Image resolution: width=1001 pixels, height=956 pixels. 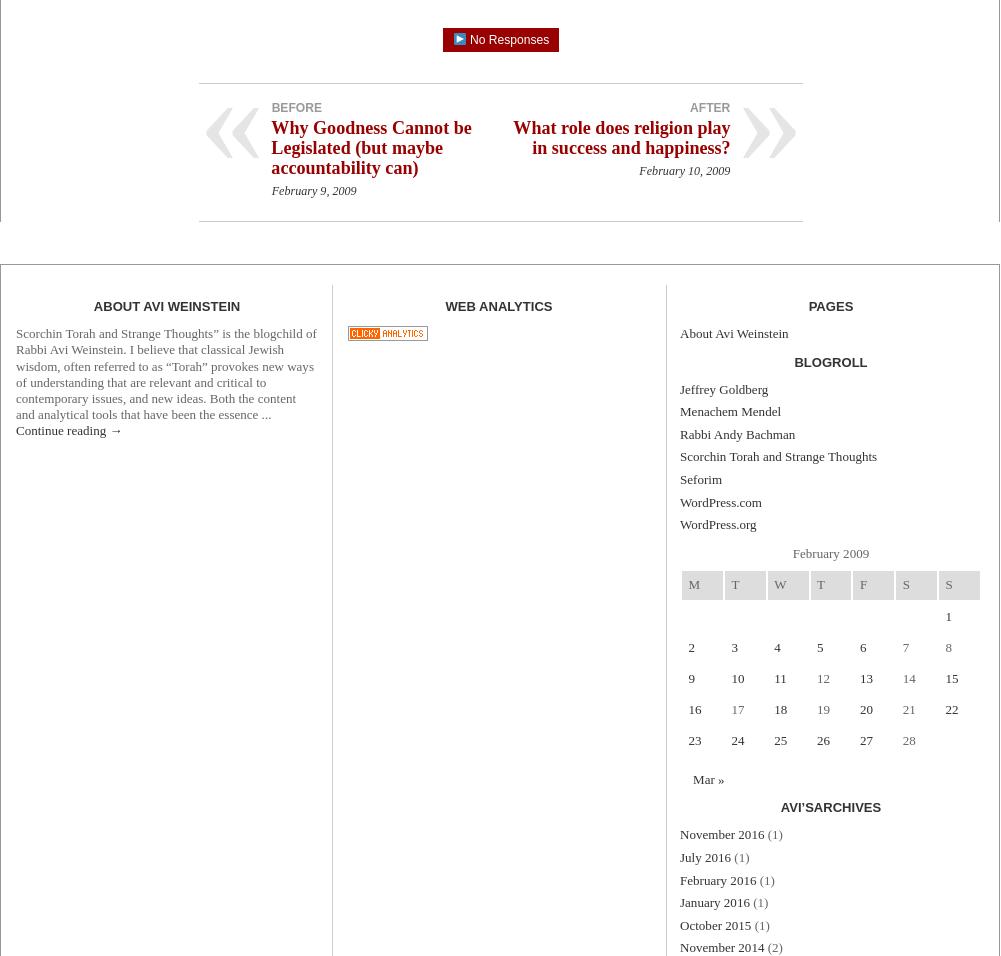 I want to click on 'Pages', so click(x=829, y=305).